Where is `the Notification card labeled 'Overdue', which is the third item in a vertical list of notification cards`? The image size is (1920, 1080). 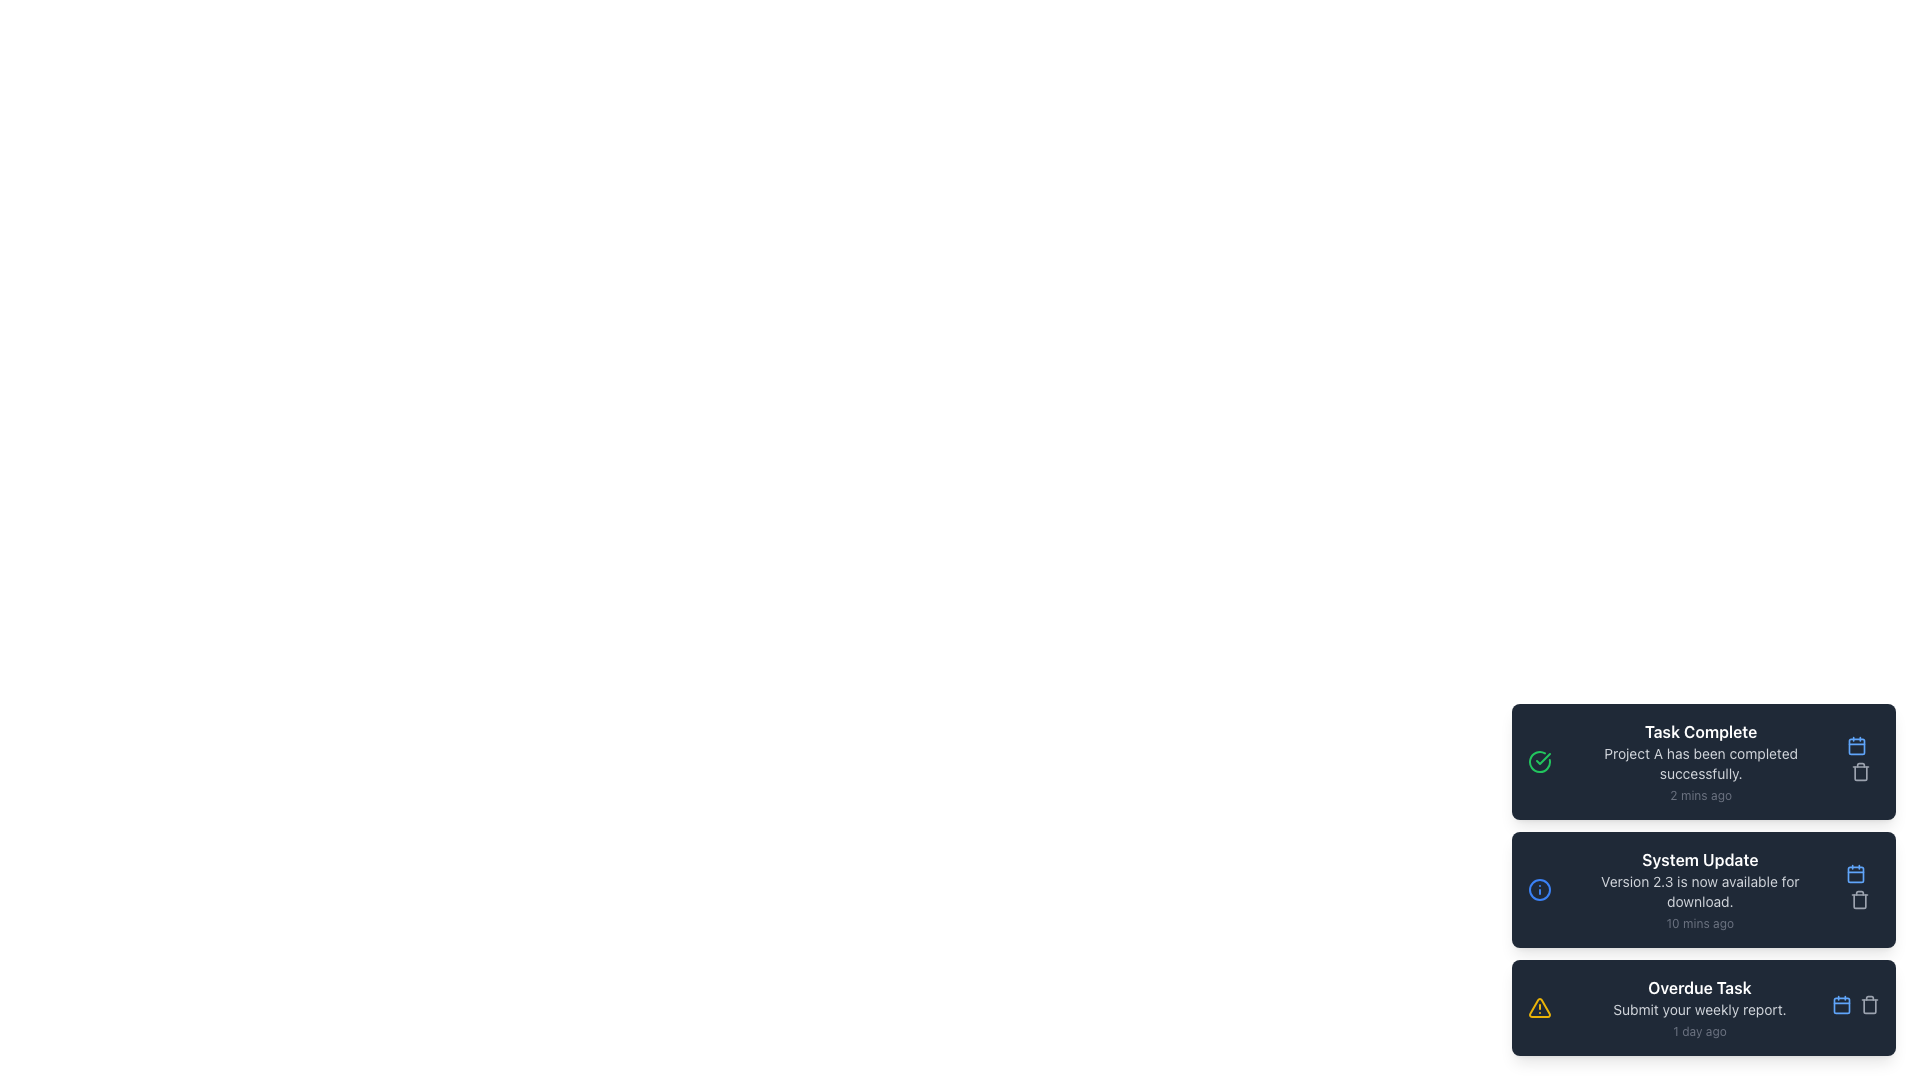 the Notification card labeled 'Overdue', which is the third item in a vertical list of notification cards is located at coordinates (1698, 1007).